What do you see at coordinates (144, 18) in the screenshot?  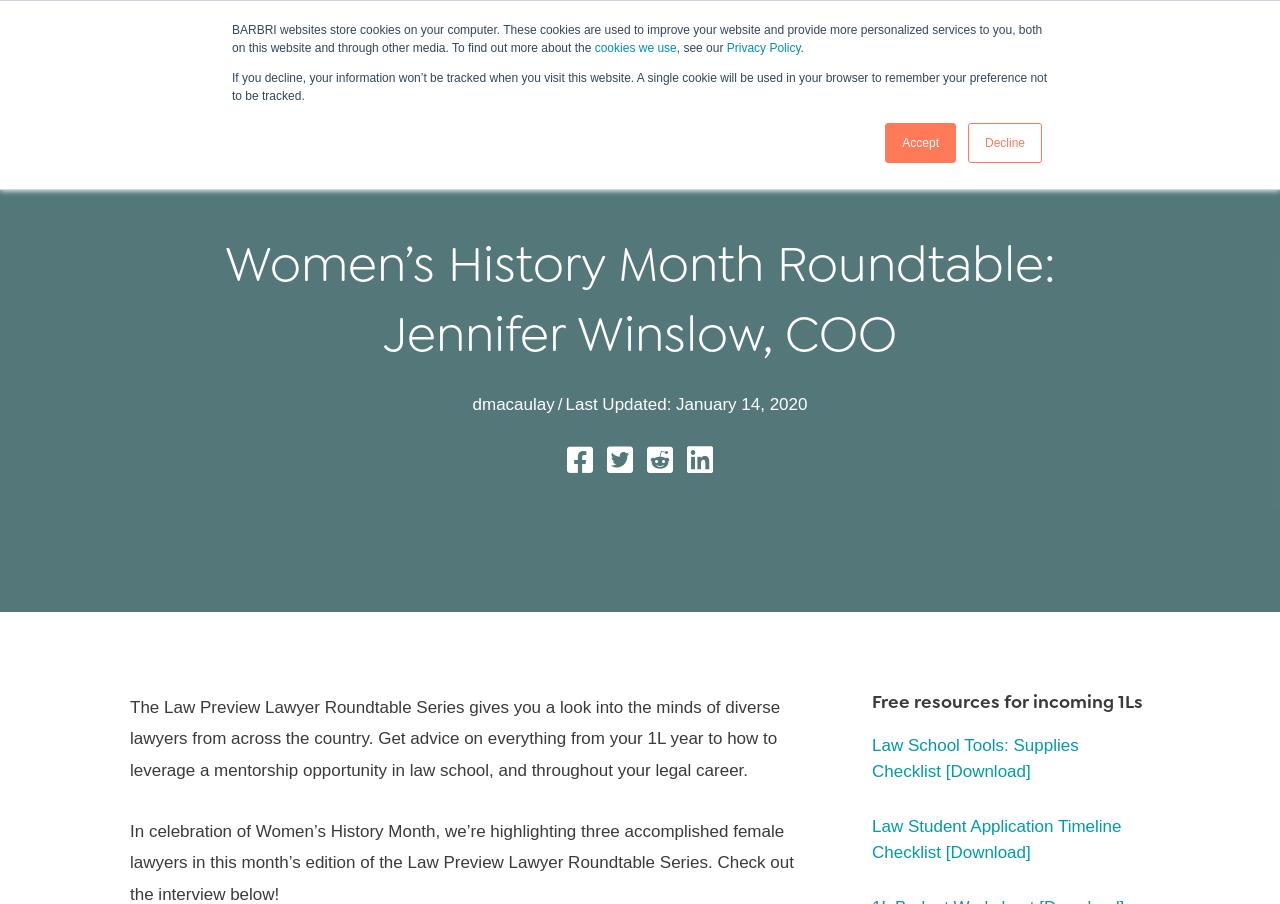 I see `'|'` at bounding box center [144, 18].